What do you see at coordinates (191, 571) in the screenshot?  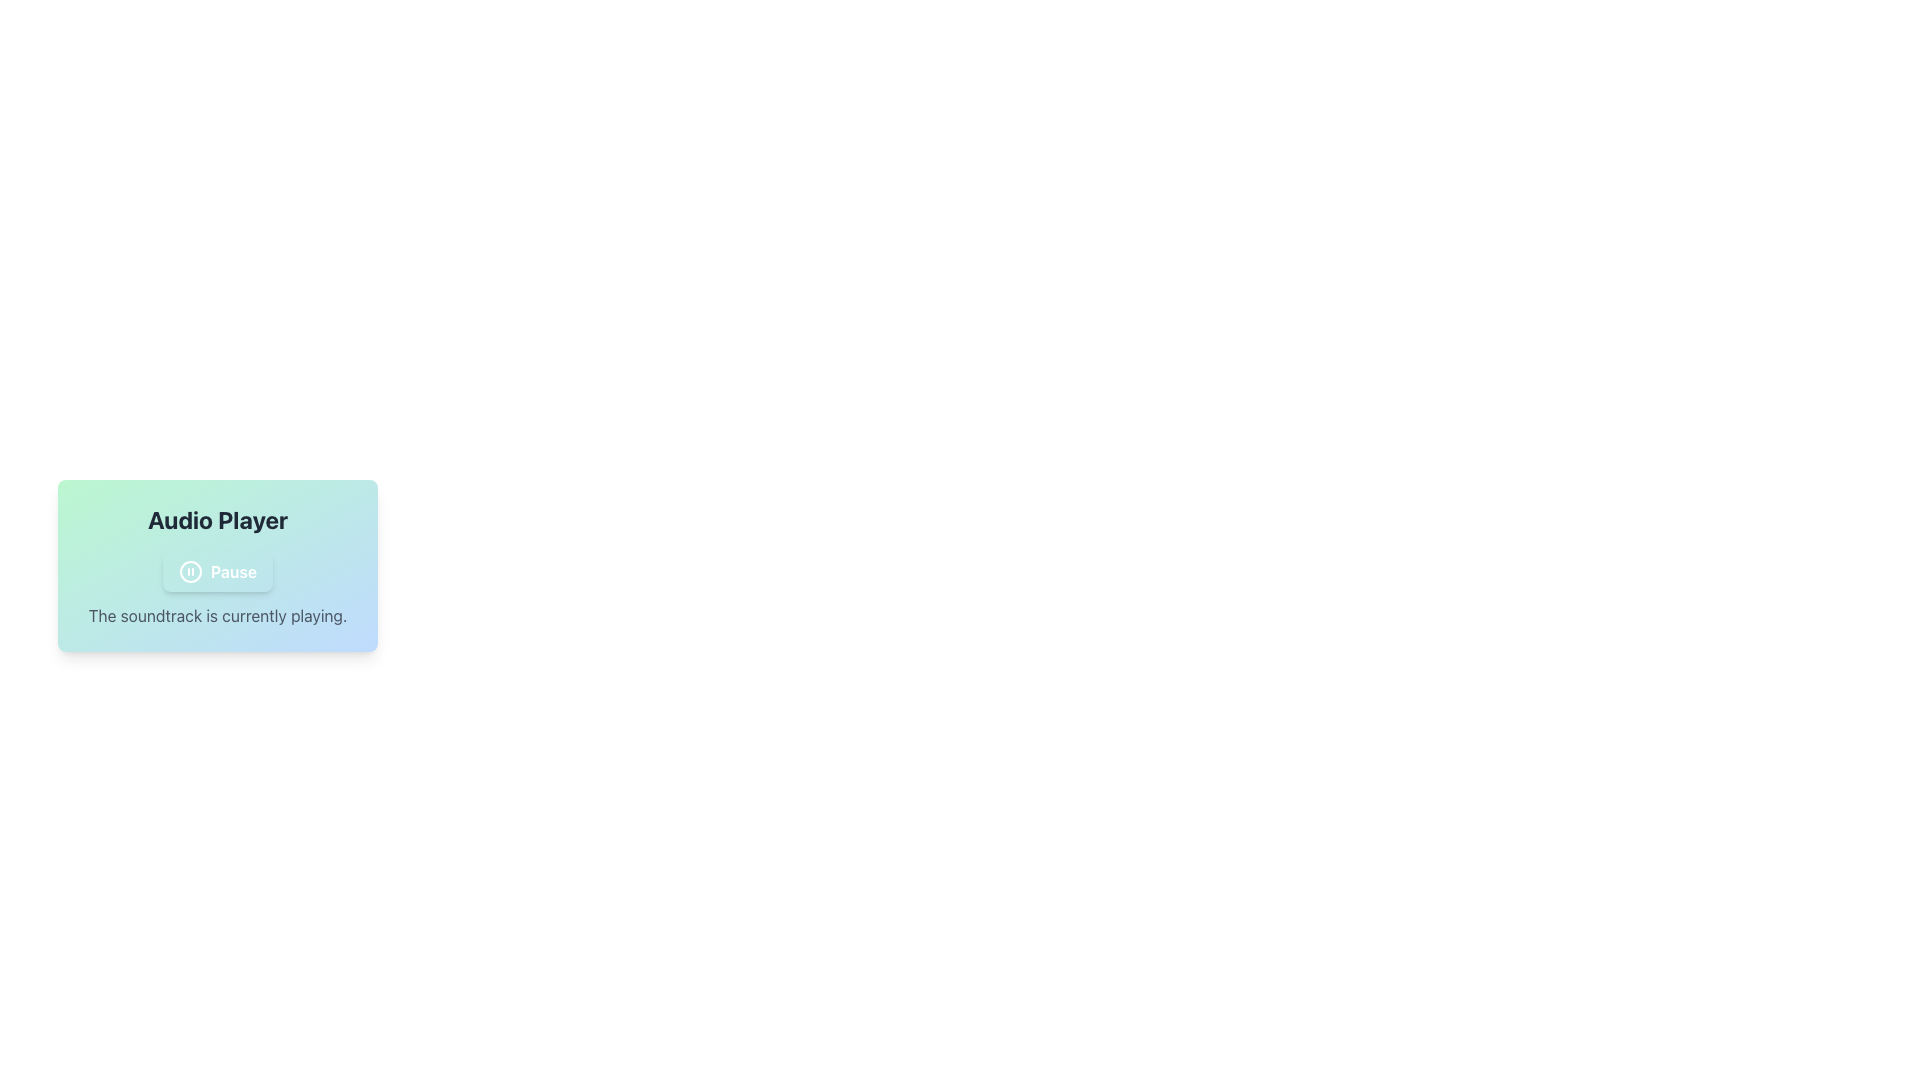 I see `the visual representation of the circular graphic within the pause icon located at the center of the 'Pause' button in the audio player interface` at bounding box center [191, 571].